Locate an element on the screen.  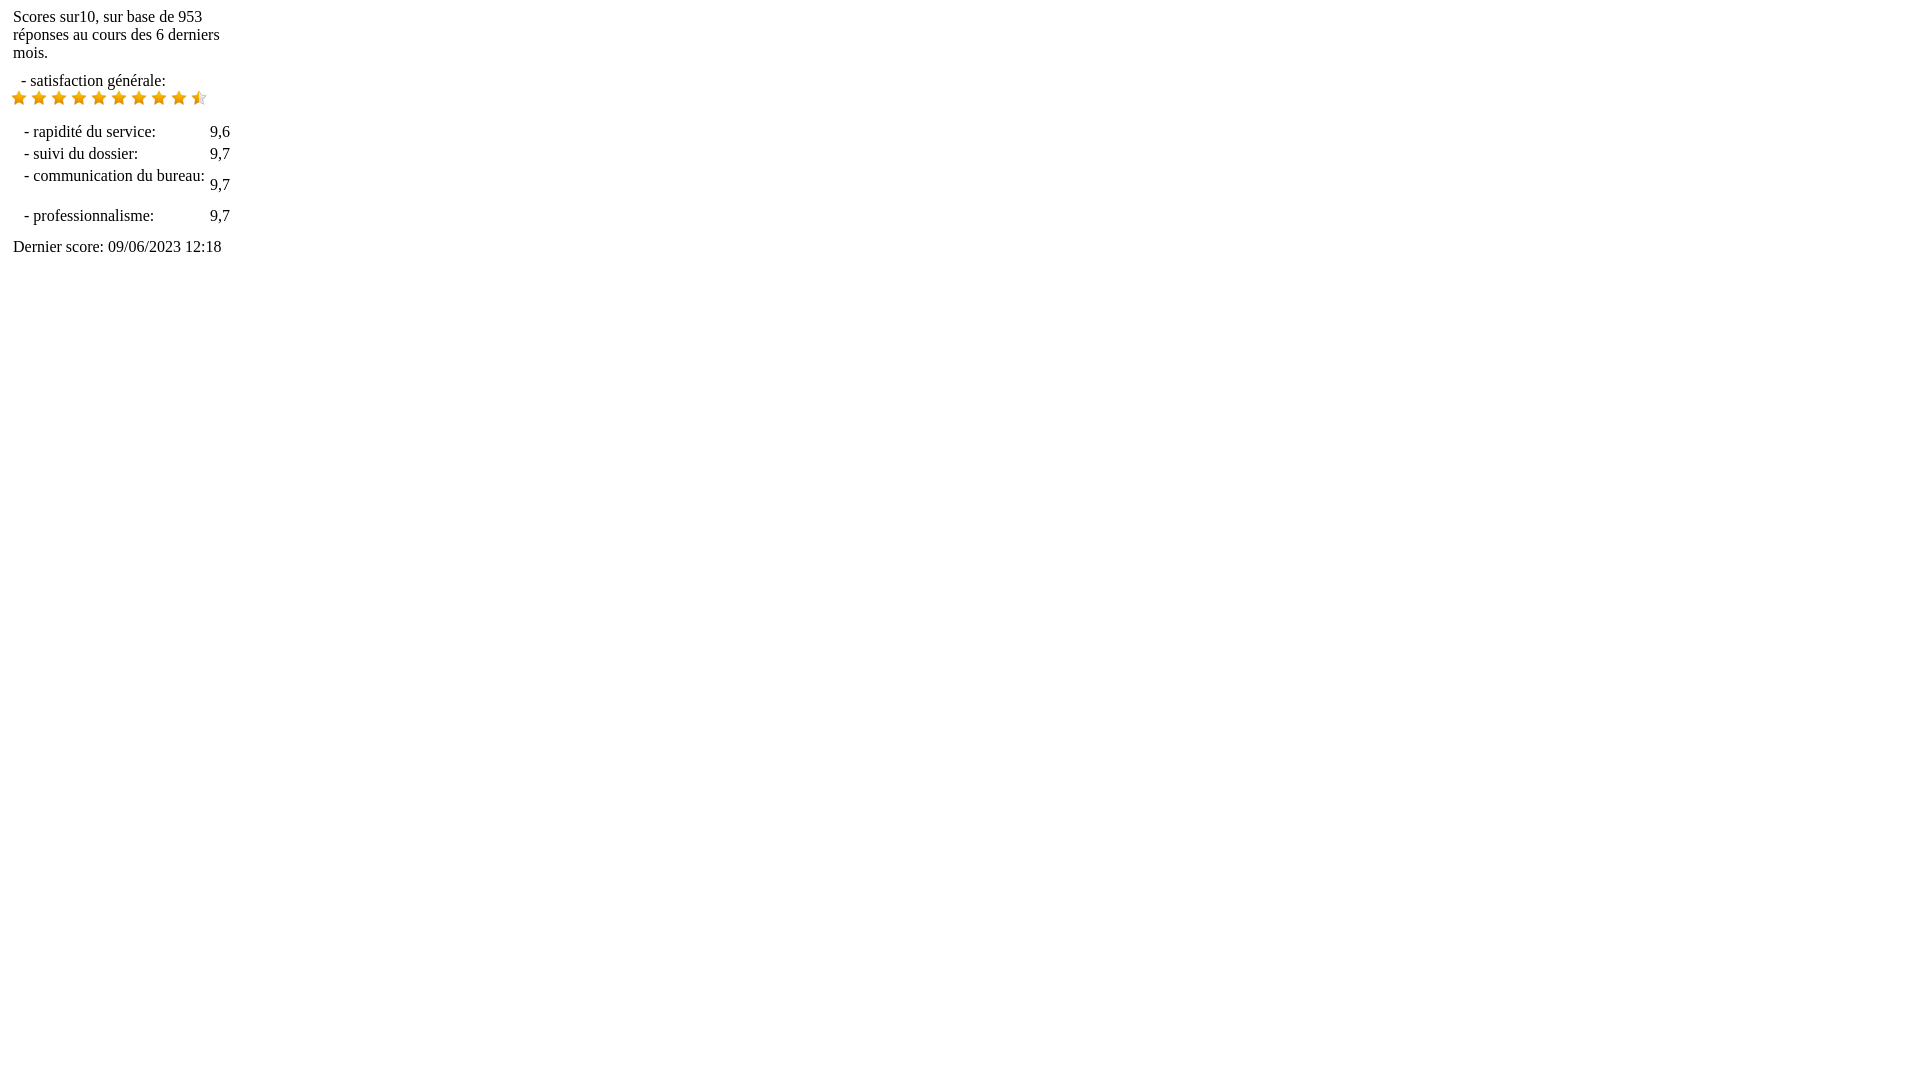
'9.6715634837356' is located at coordinates (58, 97).